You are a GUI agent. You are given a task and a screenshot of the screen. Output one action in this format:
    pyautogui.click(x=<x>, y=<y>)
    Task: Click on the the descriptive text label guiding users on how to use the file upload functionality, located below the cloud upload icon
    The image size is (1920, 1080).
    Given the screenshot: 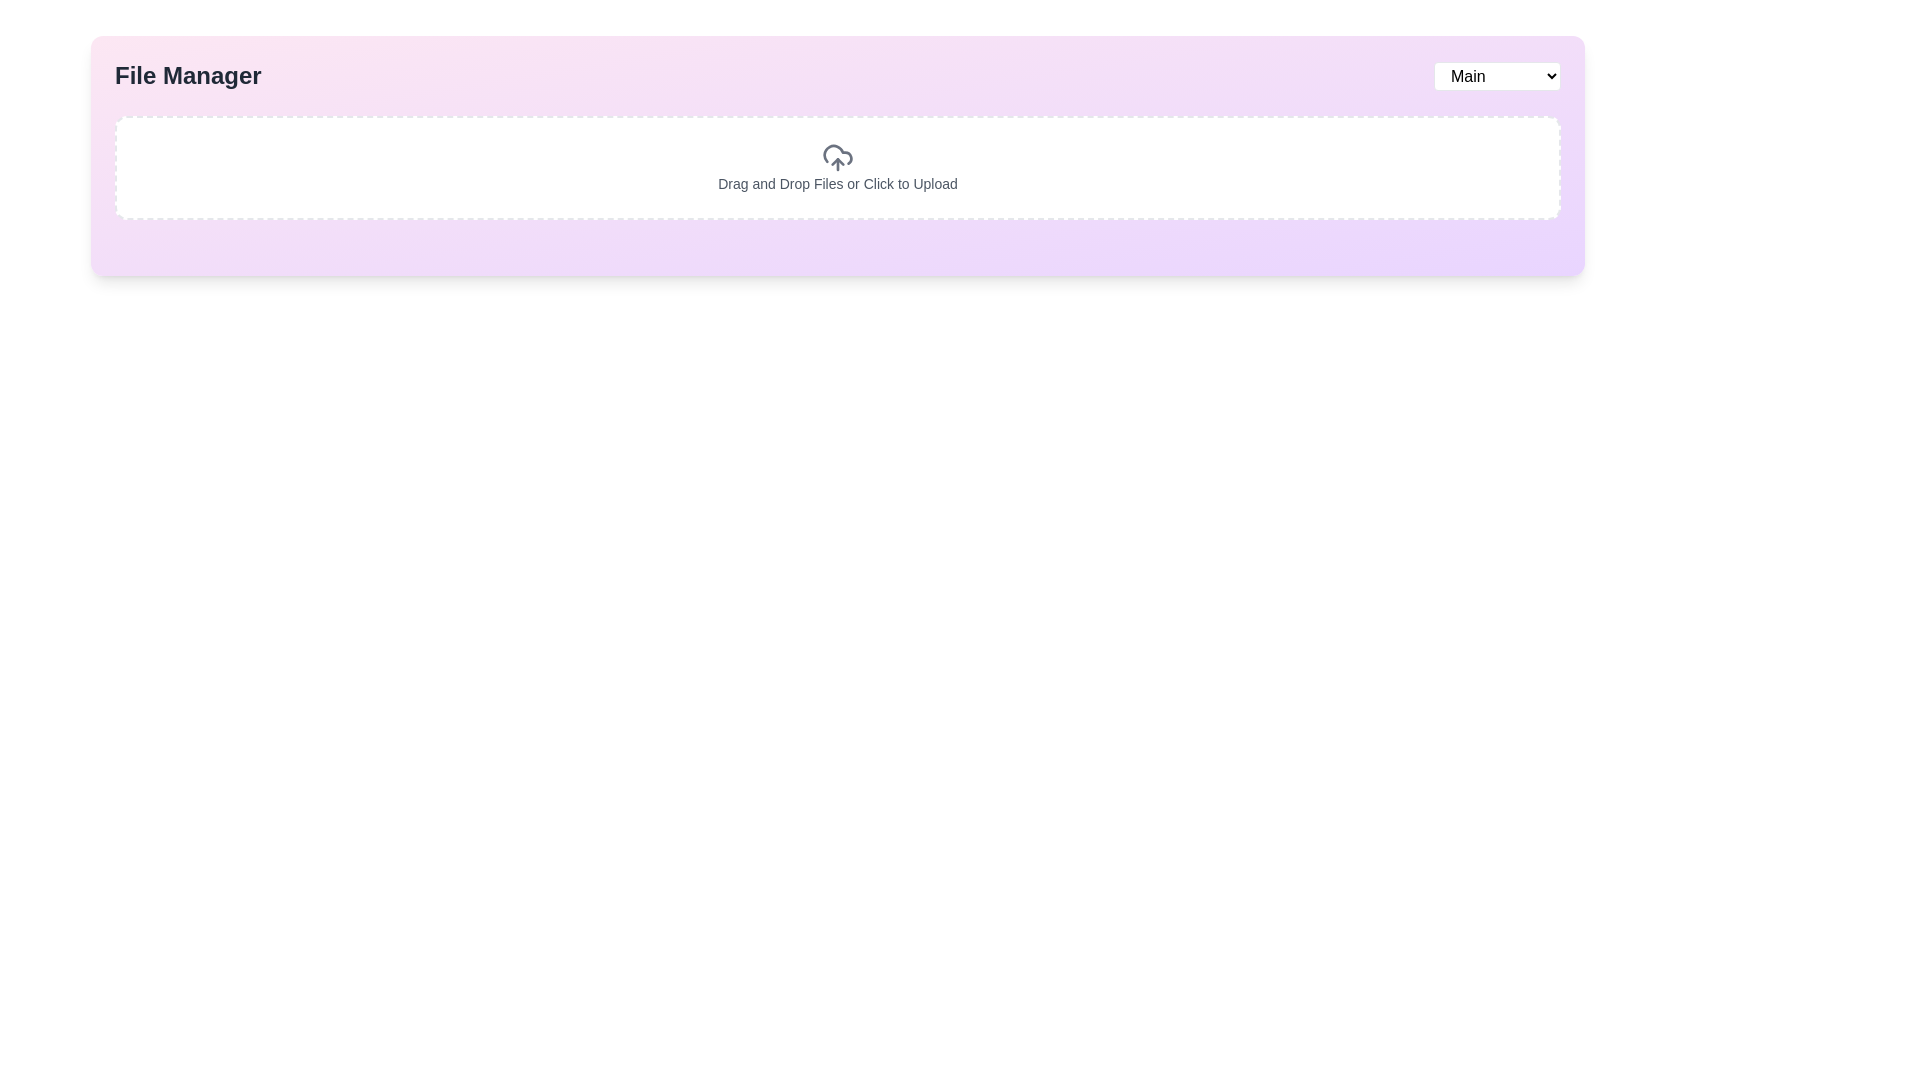 What is the action you would take?
    pyautogui.click(x=838, y=184)
    